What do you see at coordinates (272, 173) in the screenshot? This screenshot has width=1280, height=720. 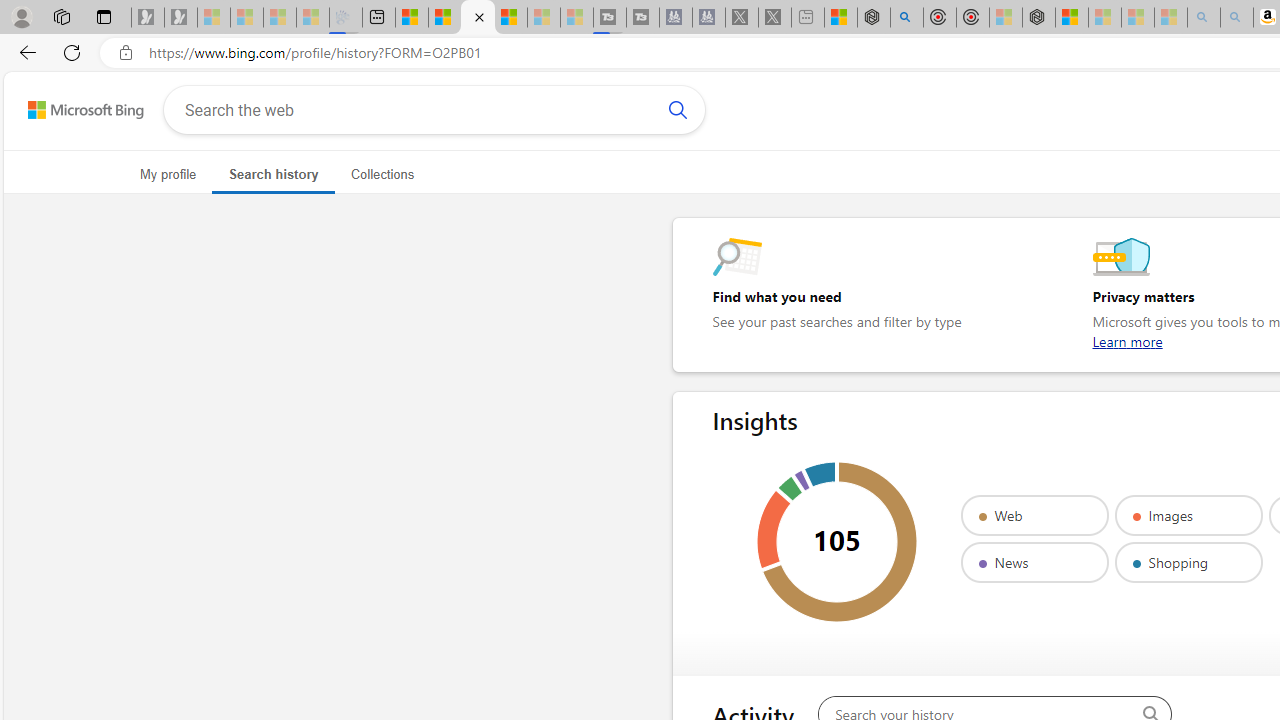 I see `'Search history'` at bounding box center [272, 173].